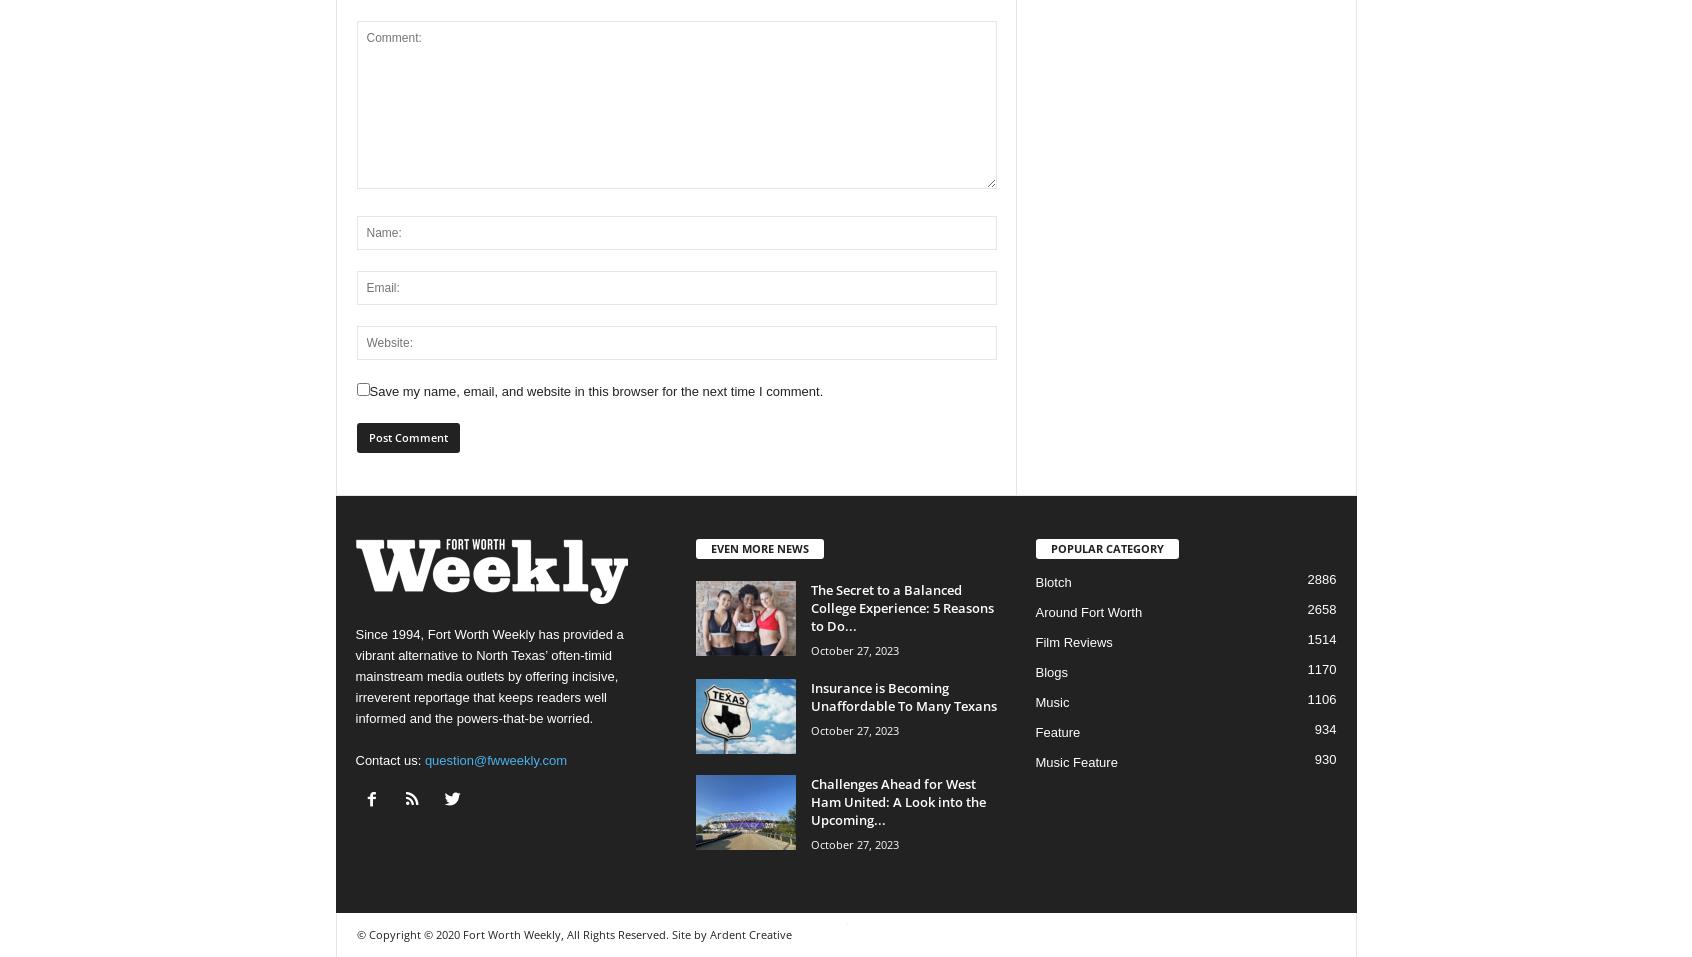 This screenshot has width=1692, height=957. Describe the element at coordinates (708, 547) in the screenshot. I see `'EVEN MORE NEWS'` at that location.